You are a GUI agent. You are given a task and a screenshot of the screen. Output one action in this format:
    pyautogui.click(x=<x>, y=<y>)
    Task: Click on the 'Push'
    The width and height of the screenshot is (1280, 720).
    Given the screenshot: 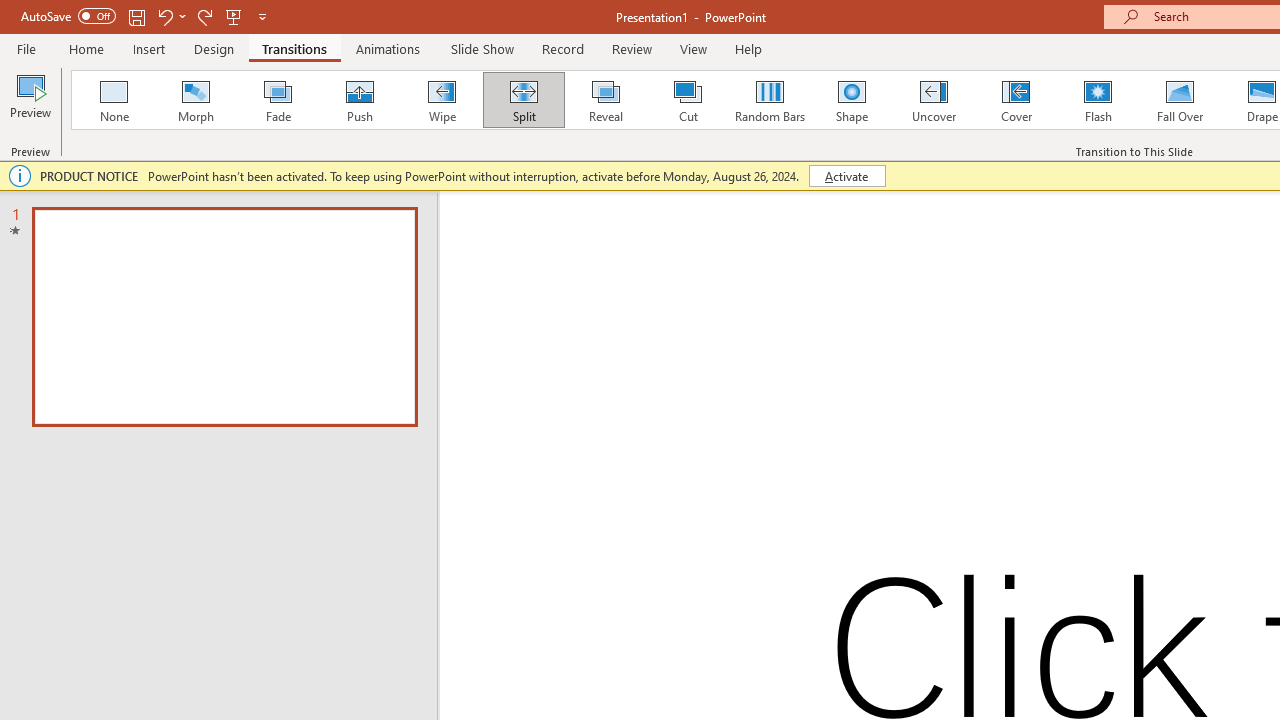 What is the action you would take?
    pyautogui.click(x=359, y=100)
    